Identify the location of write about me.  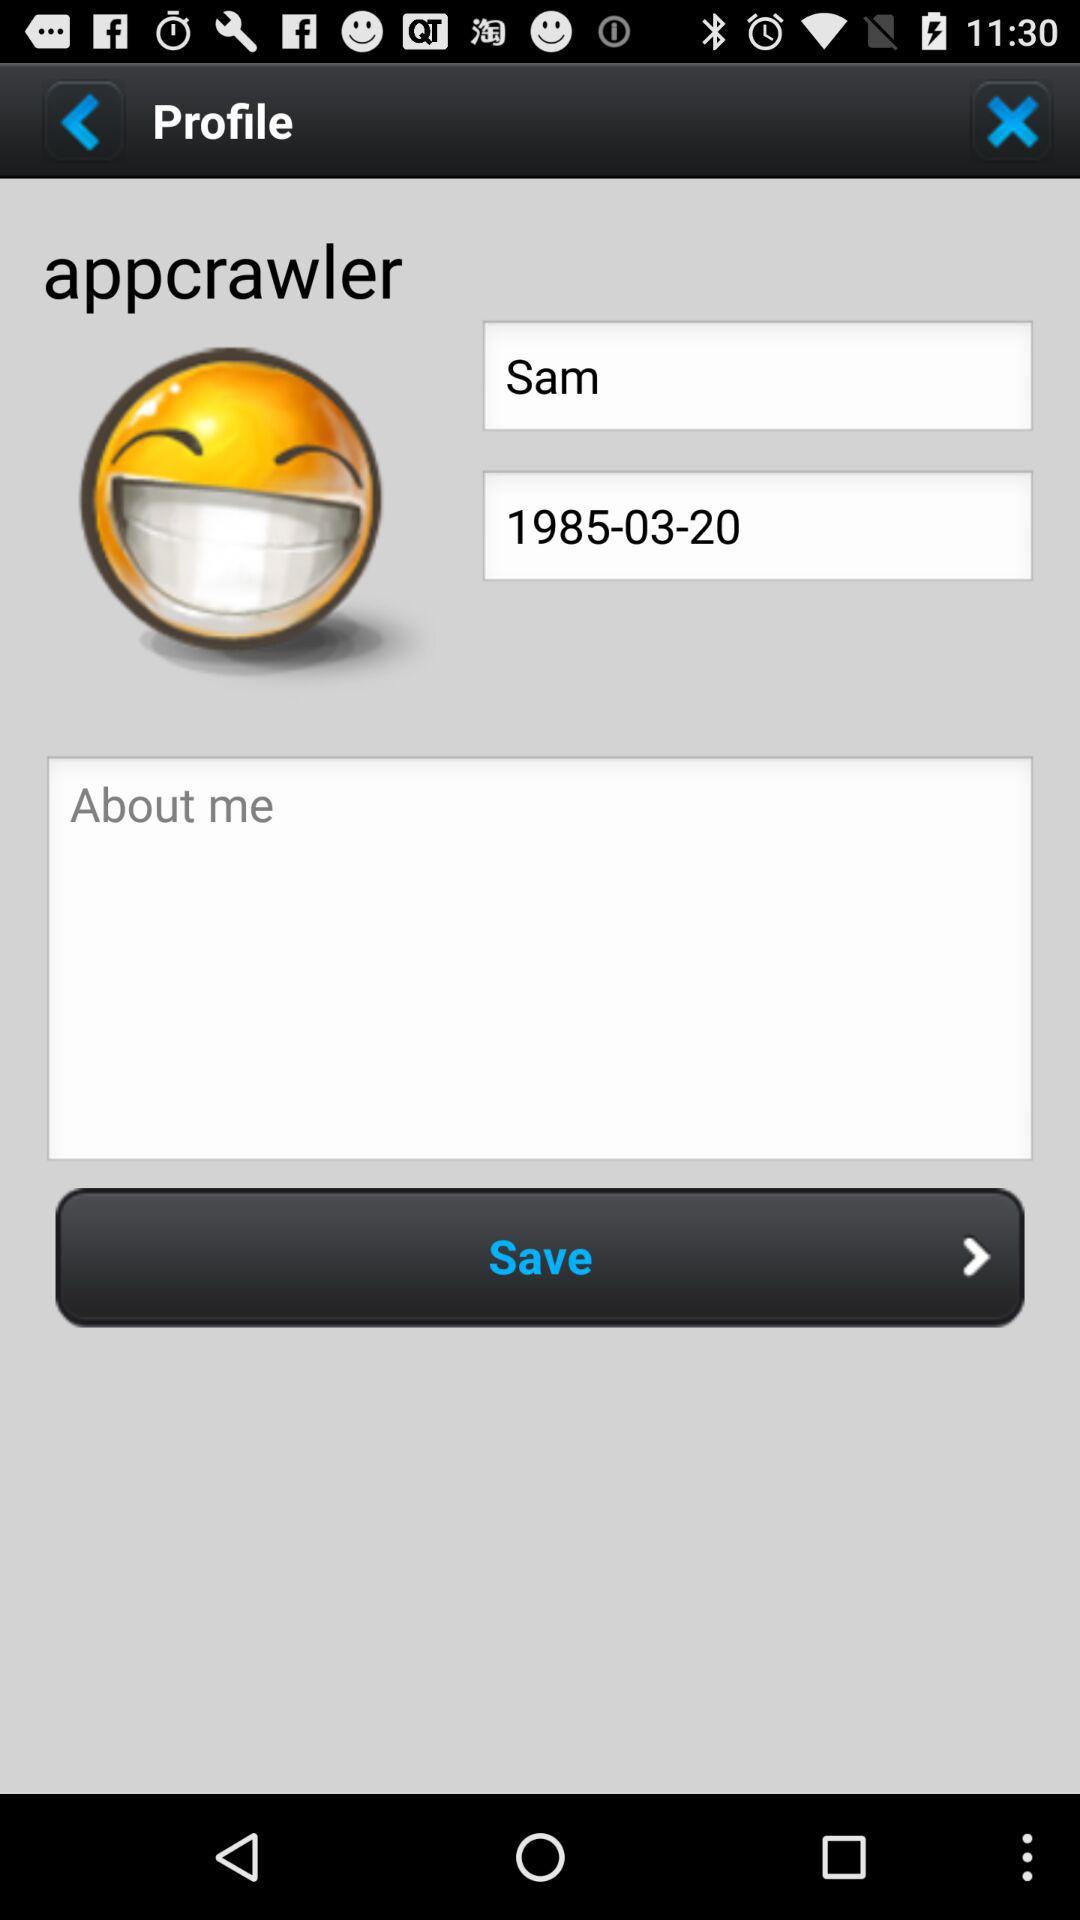
(540, 964).